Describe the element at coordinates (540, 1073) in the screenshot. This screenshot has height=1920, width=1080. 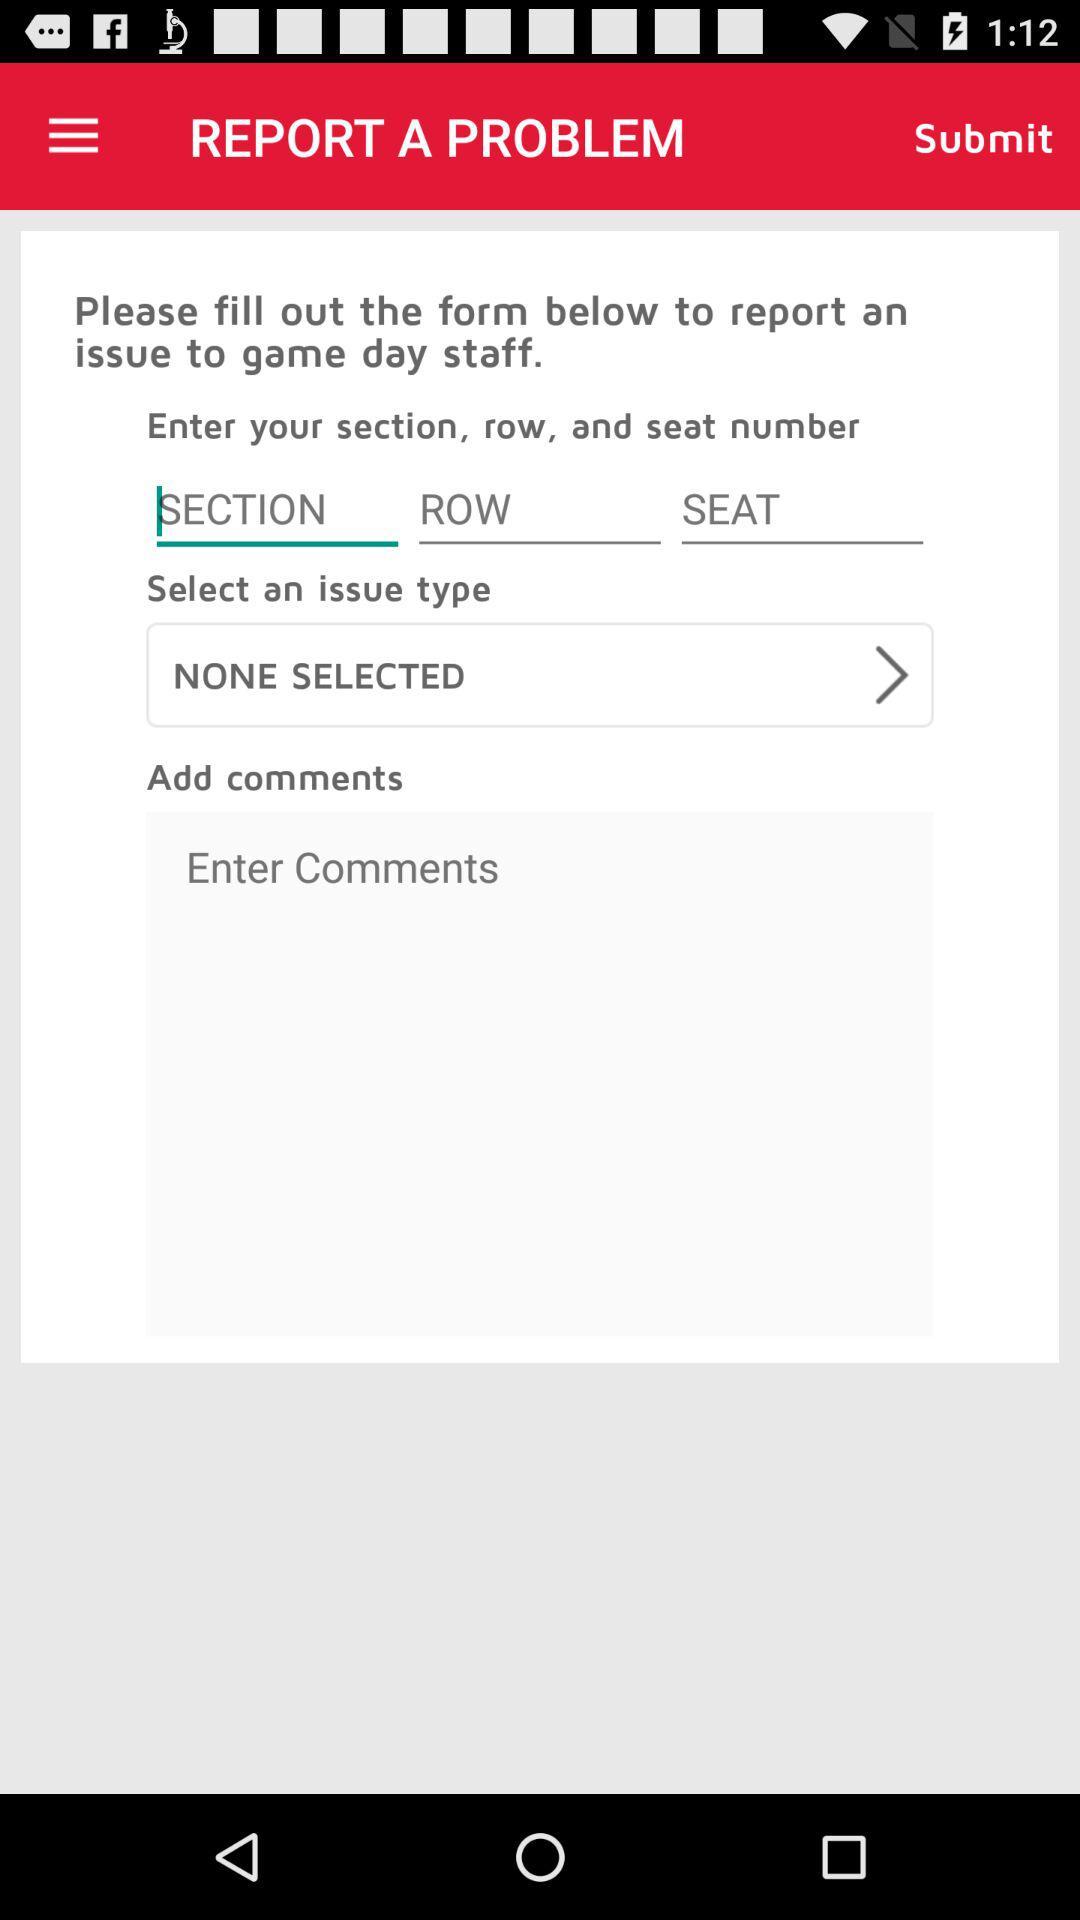
I see `text box` at that location.